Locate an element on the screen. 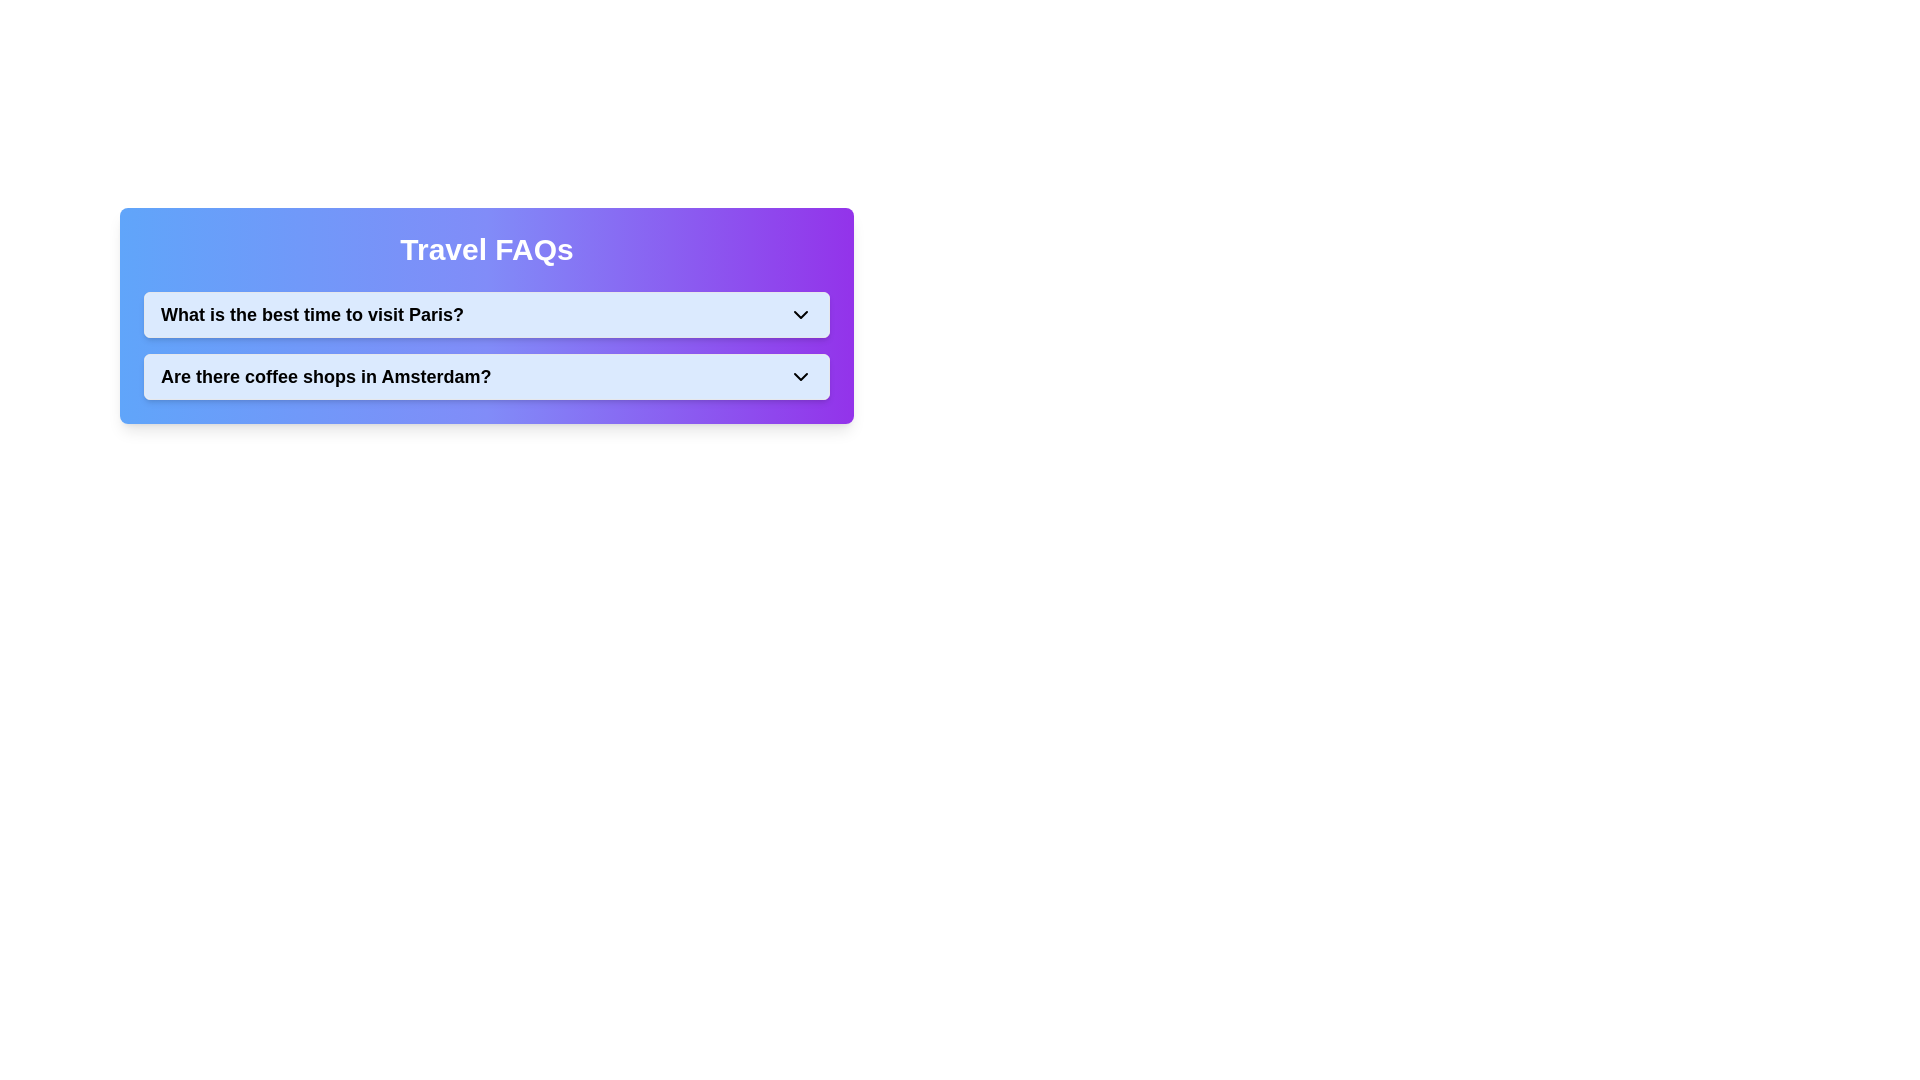 This screenshot has width=1920, height=1080. the first Expandable Item in the FAQ list is located at coordinates (486, 345).